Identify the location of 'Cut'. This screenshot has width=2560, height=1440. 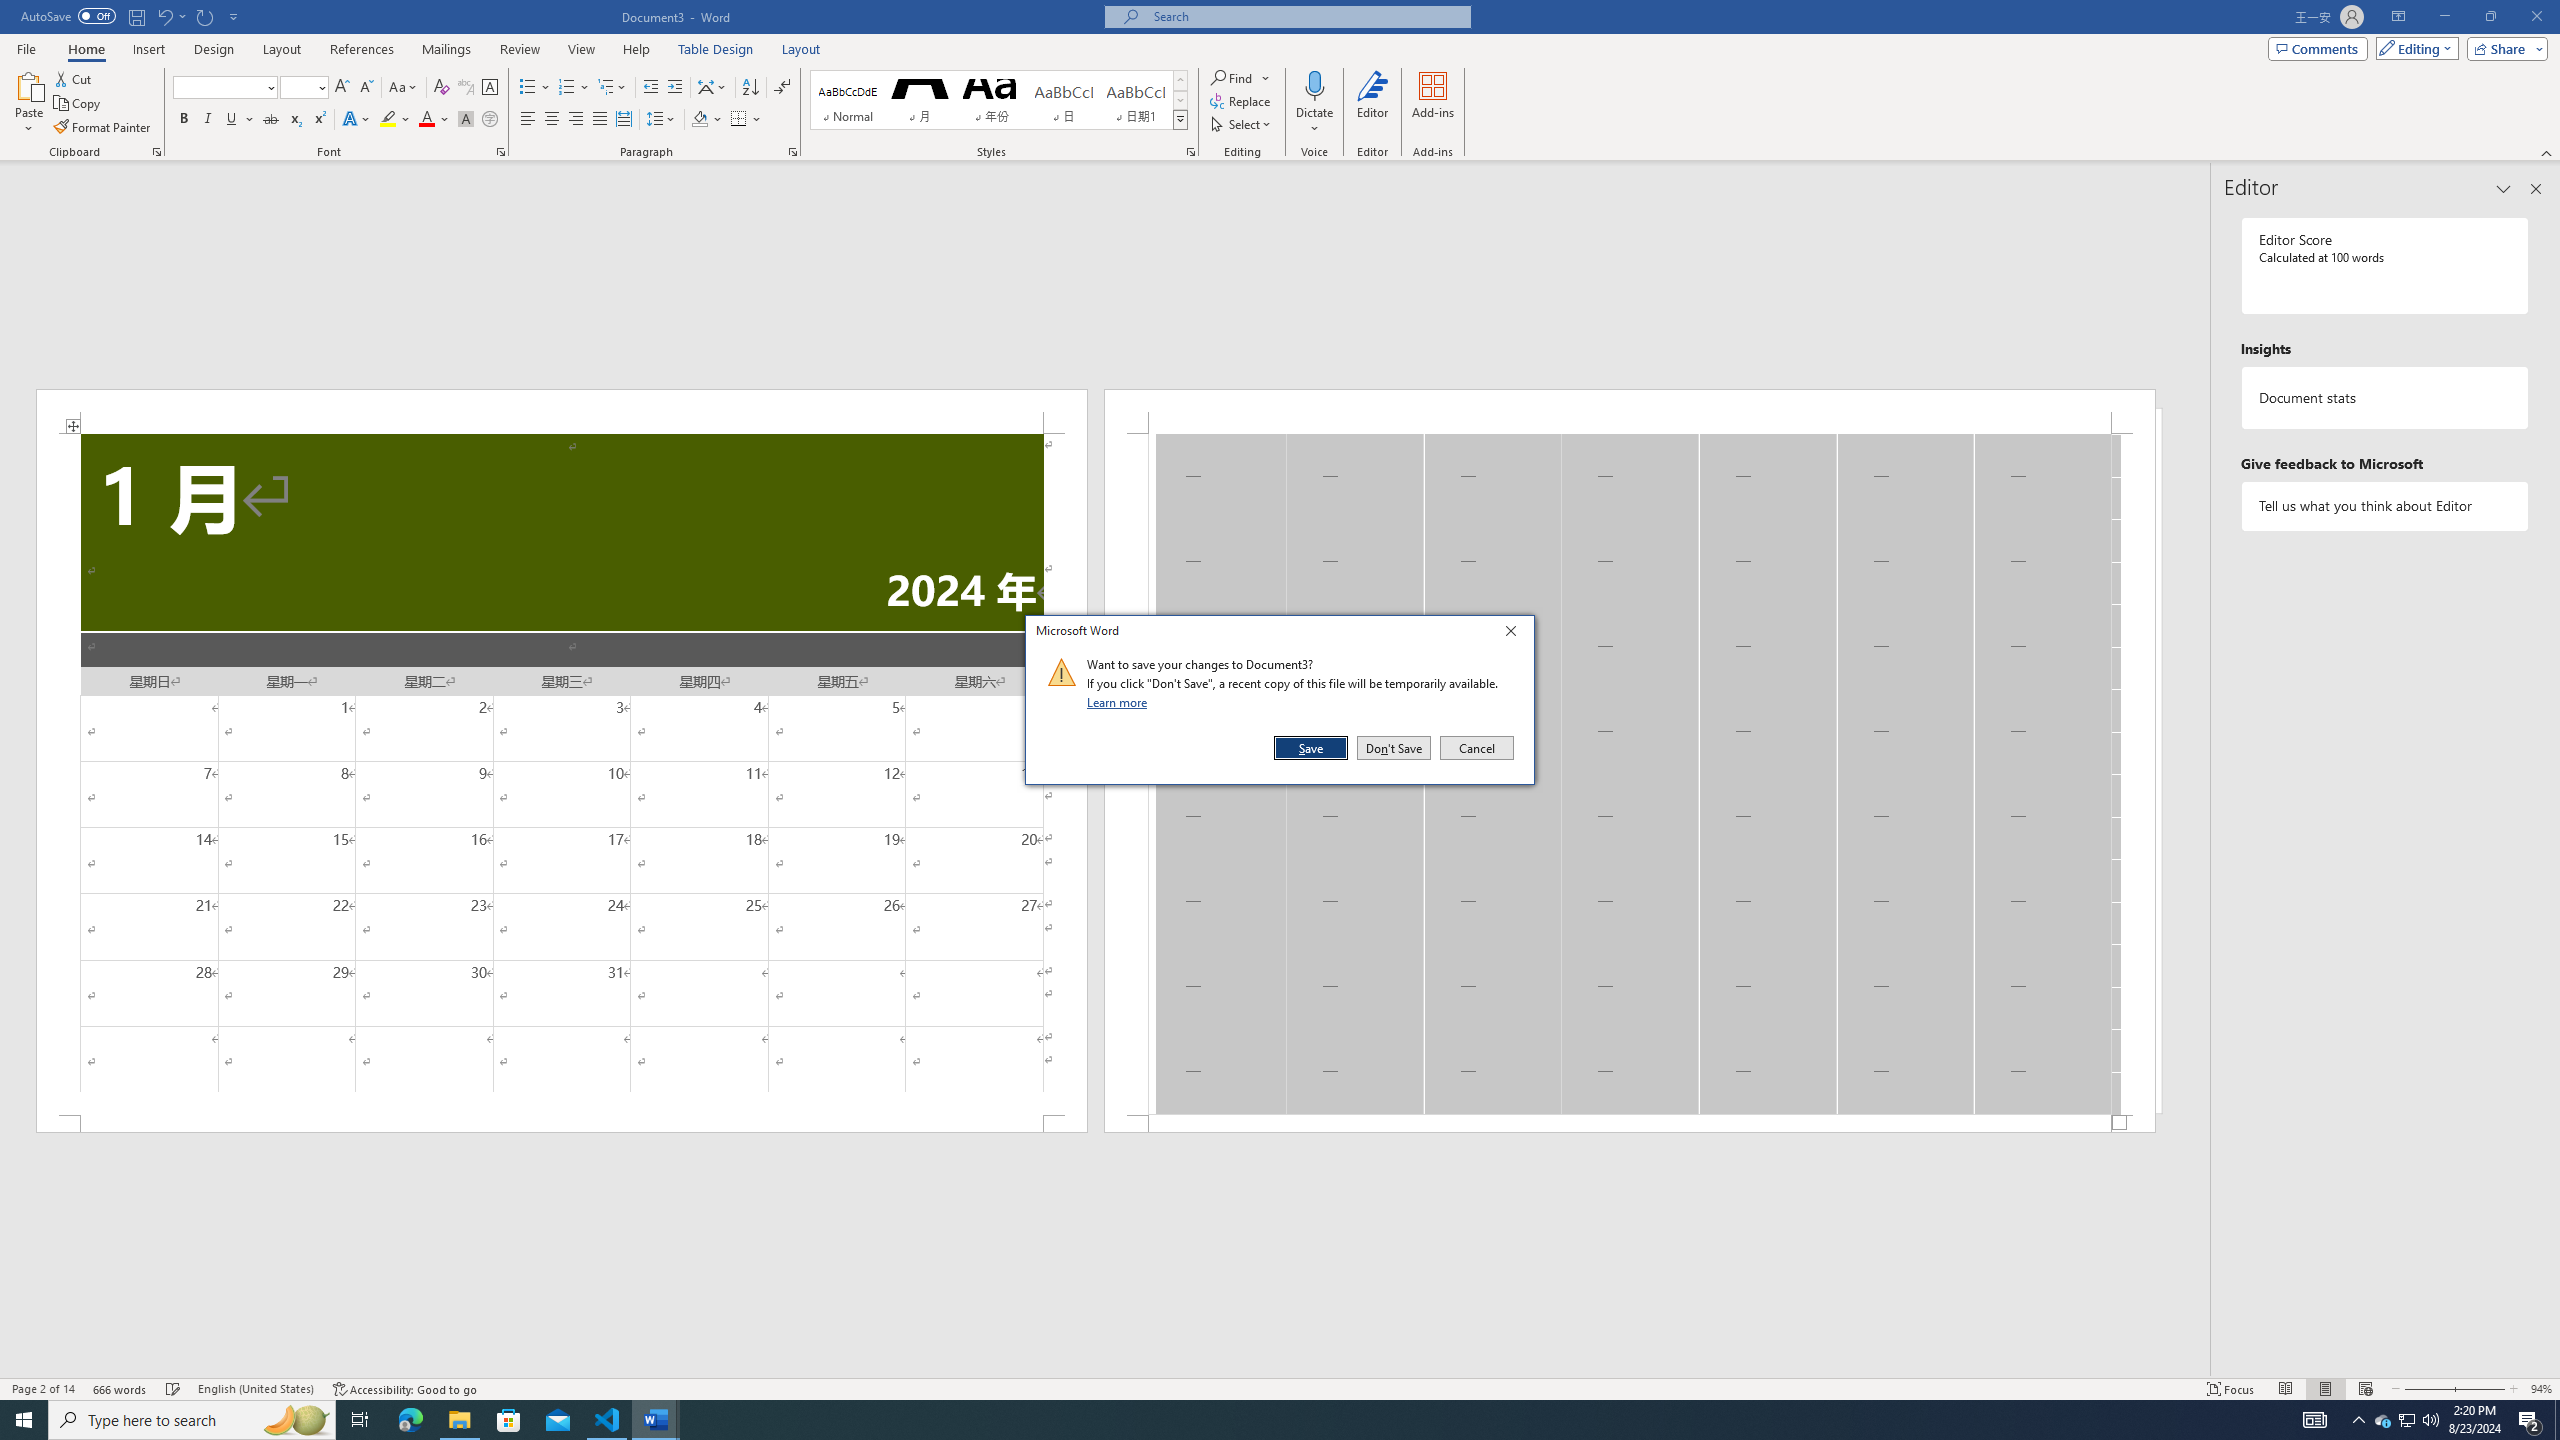
(73, 78).